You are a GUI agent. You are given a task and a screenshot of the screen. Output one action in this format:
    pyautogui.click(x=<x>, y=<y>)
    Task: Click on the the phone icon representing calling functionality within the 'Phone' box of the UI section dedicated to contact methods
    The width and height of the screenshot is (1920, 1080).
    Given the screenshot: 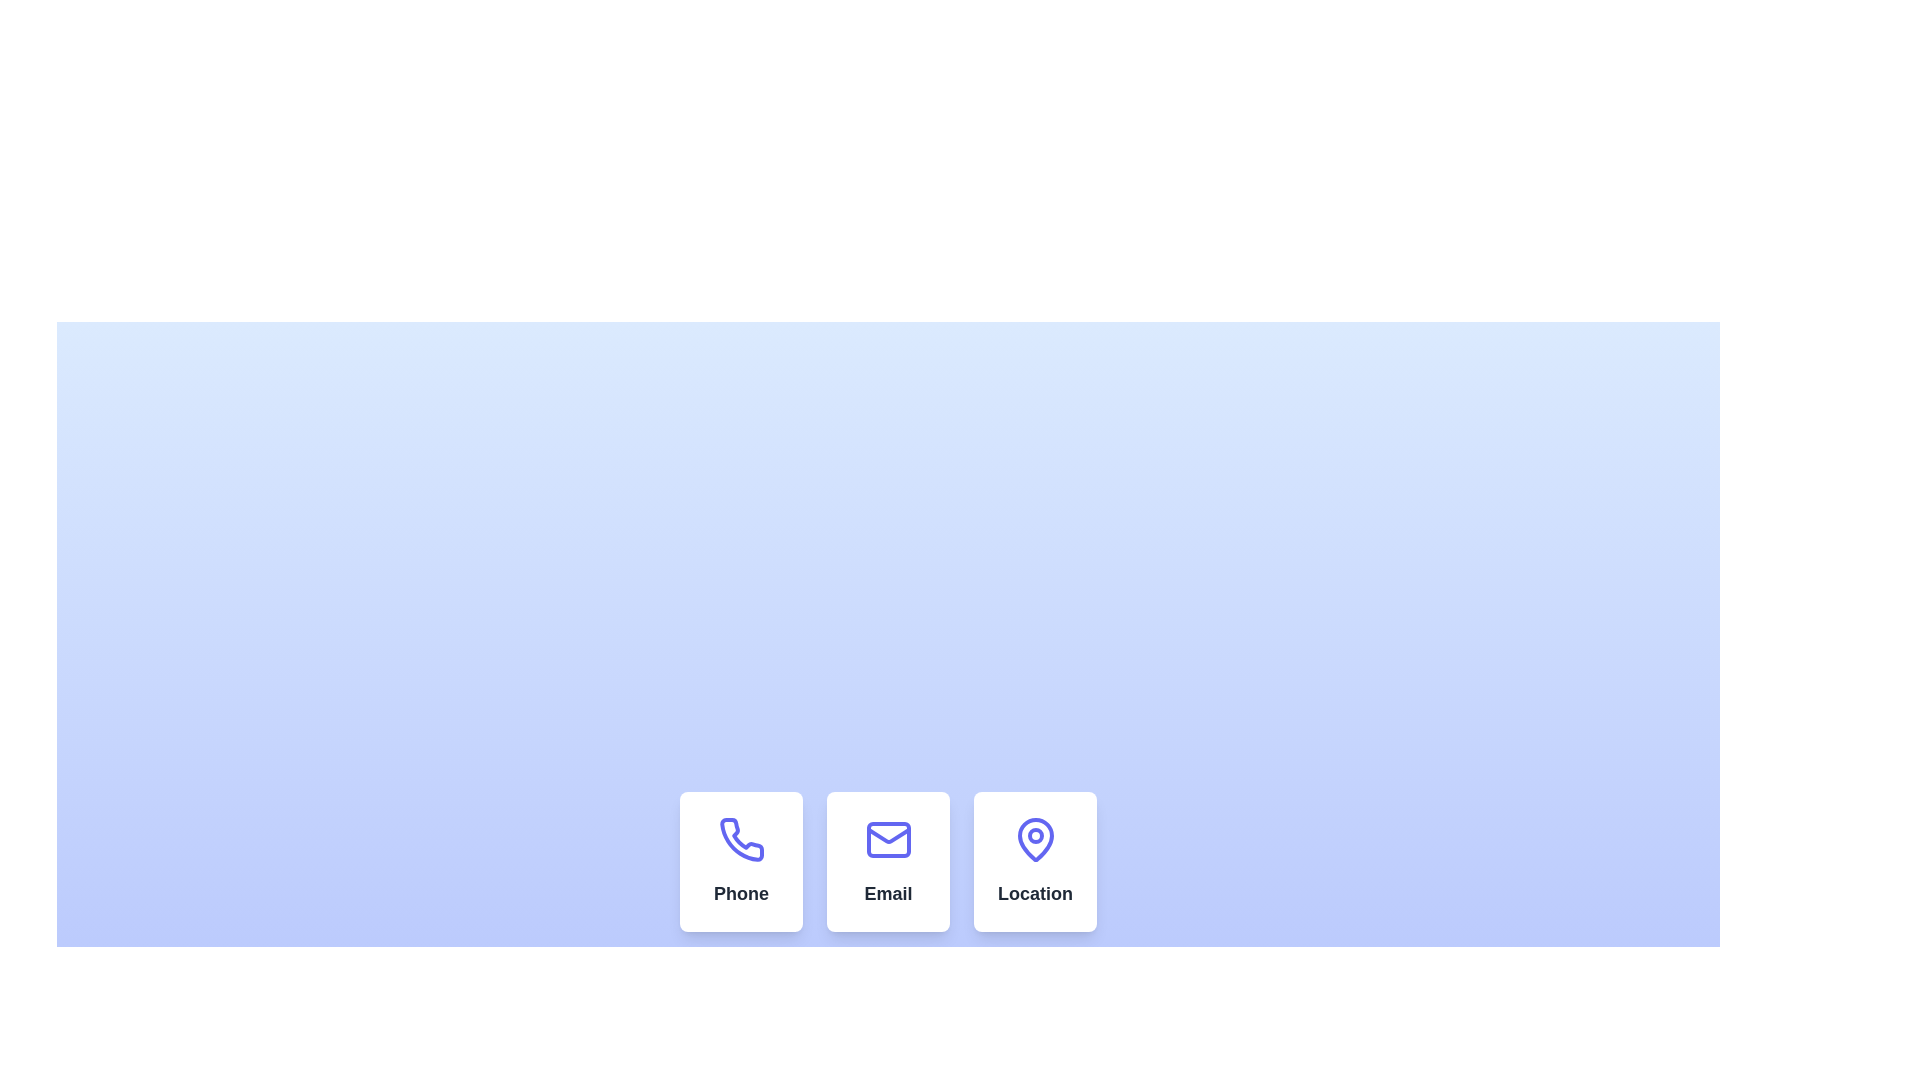 What is the action you would take?
    pyautogui.click(x=740, y=839)
    